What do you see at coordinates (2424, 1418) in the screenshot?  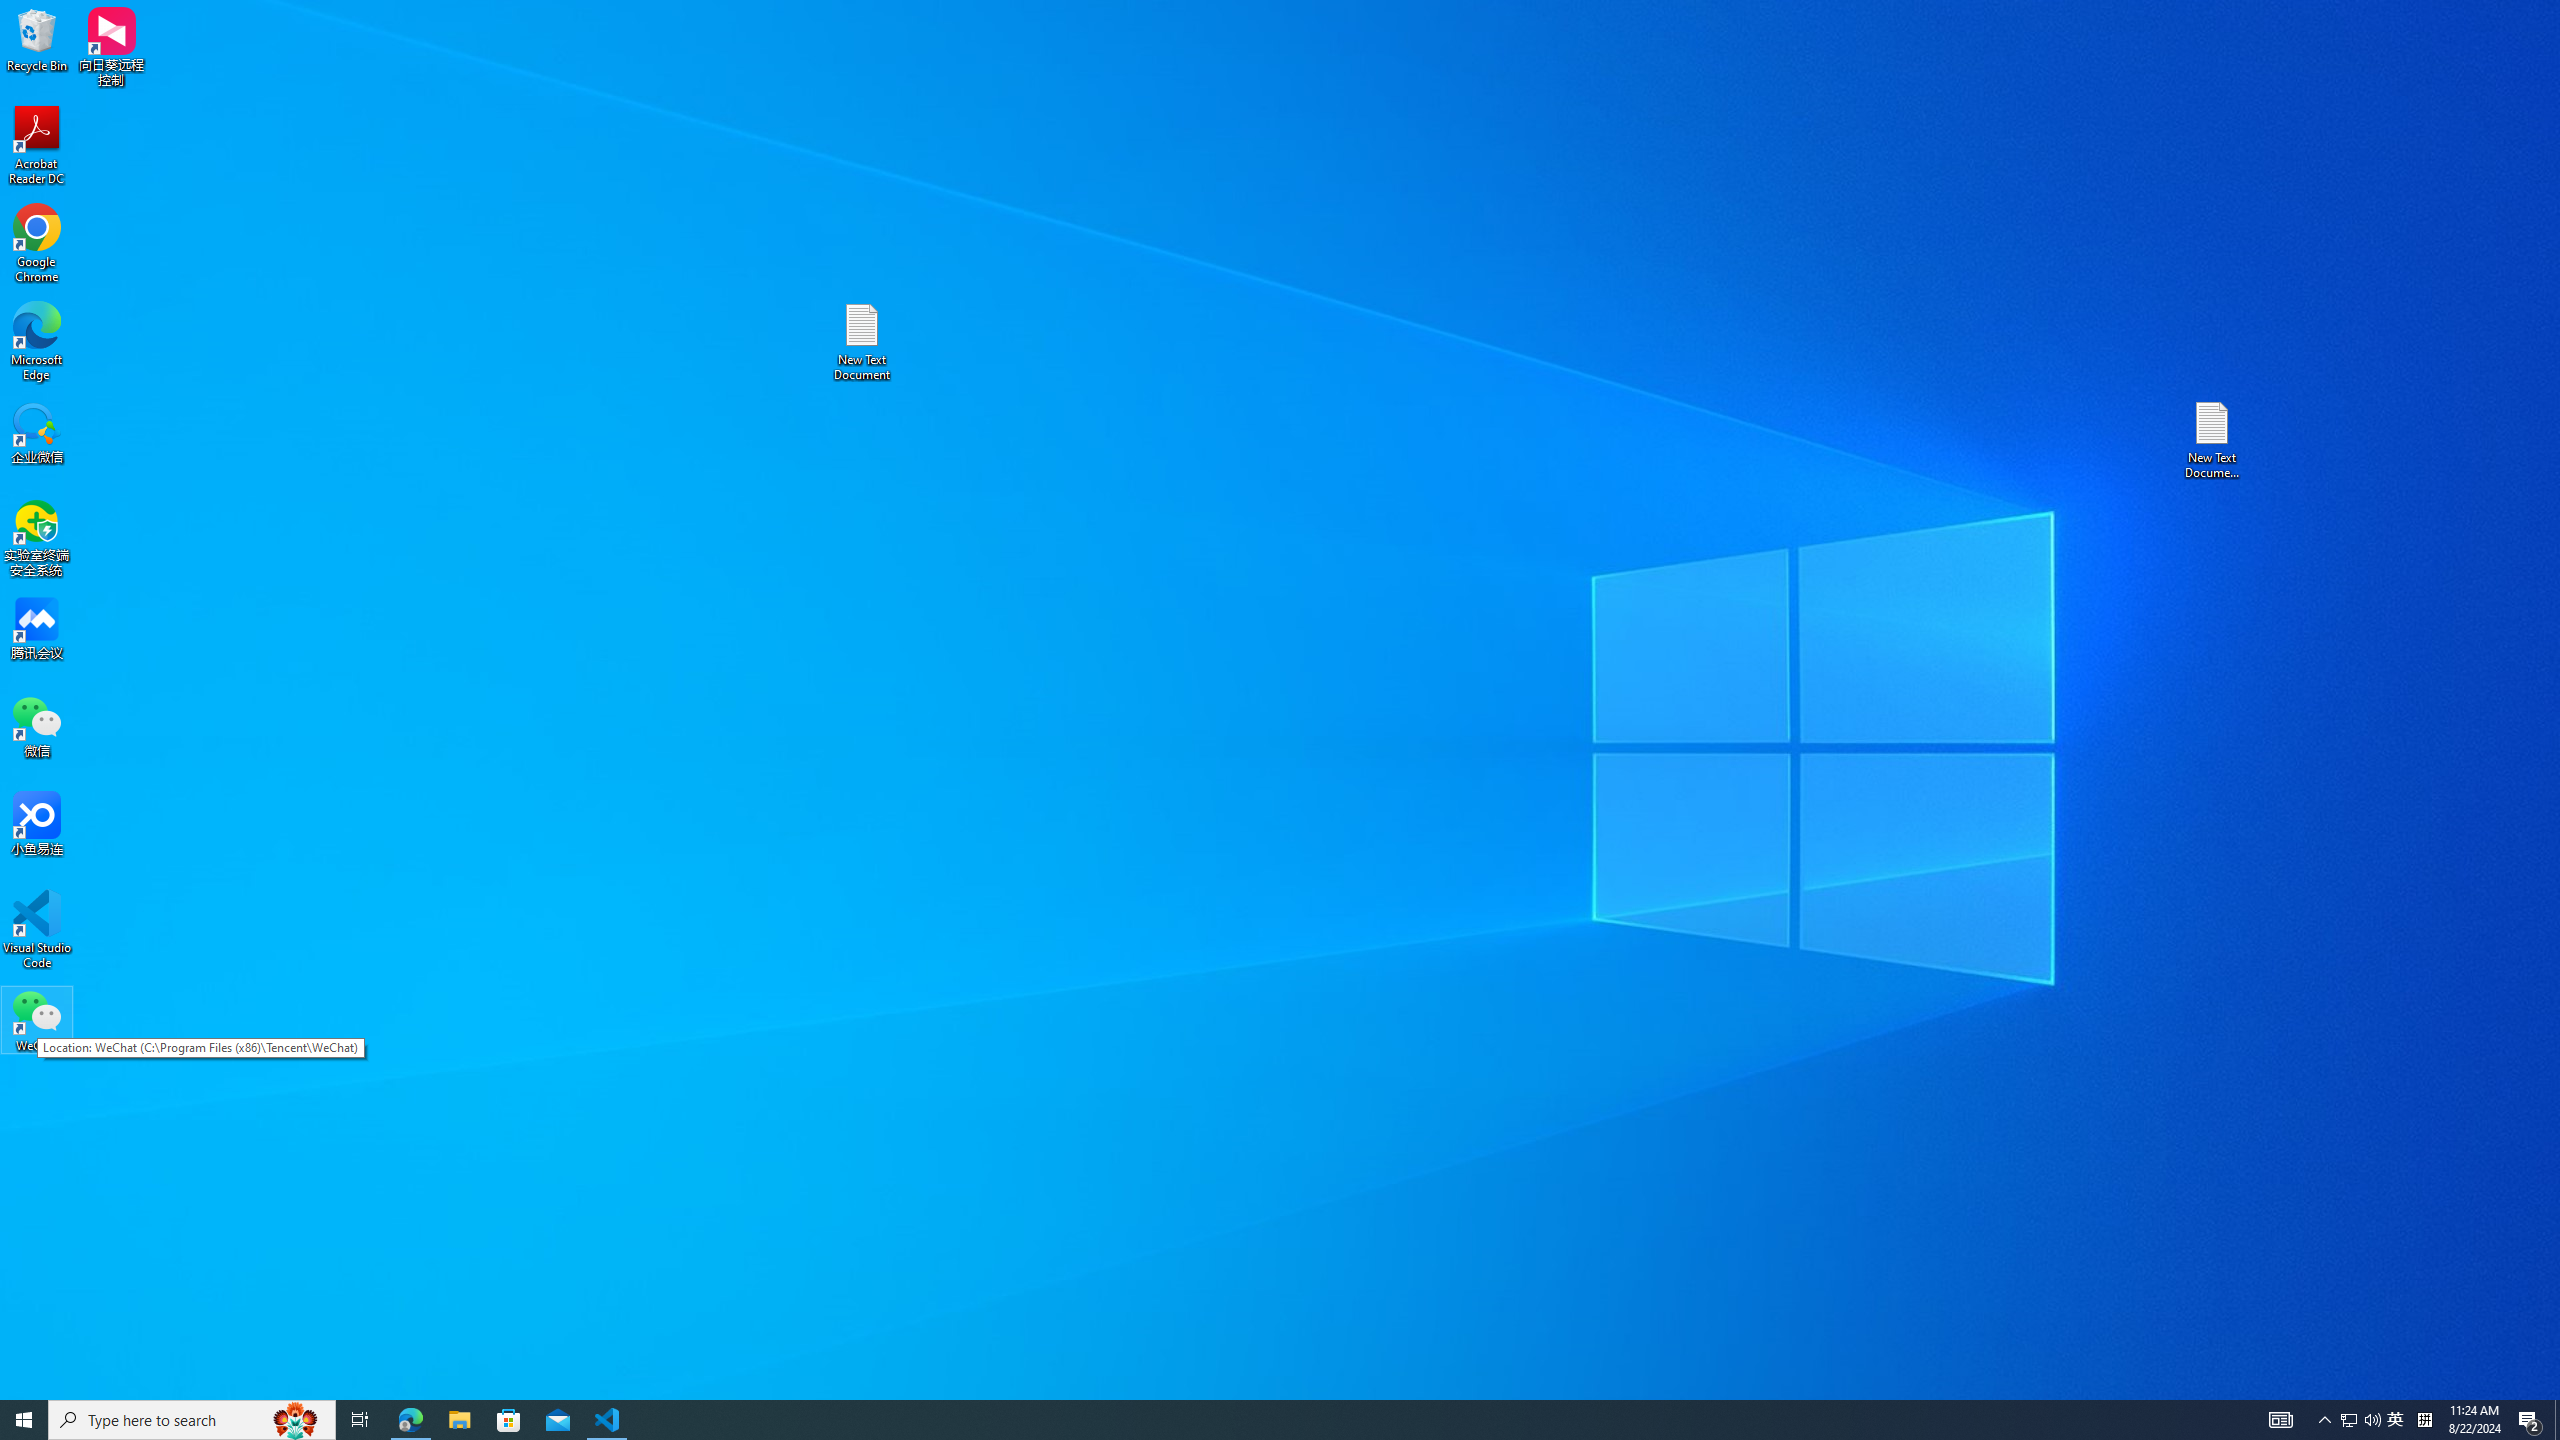 I see `'Tray Input Indicator - Chinese (Simplified, China)'` at bounding box center [2424, 1418].